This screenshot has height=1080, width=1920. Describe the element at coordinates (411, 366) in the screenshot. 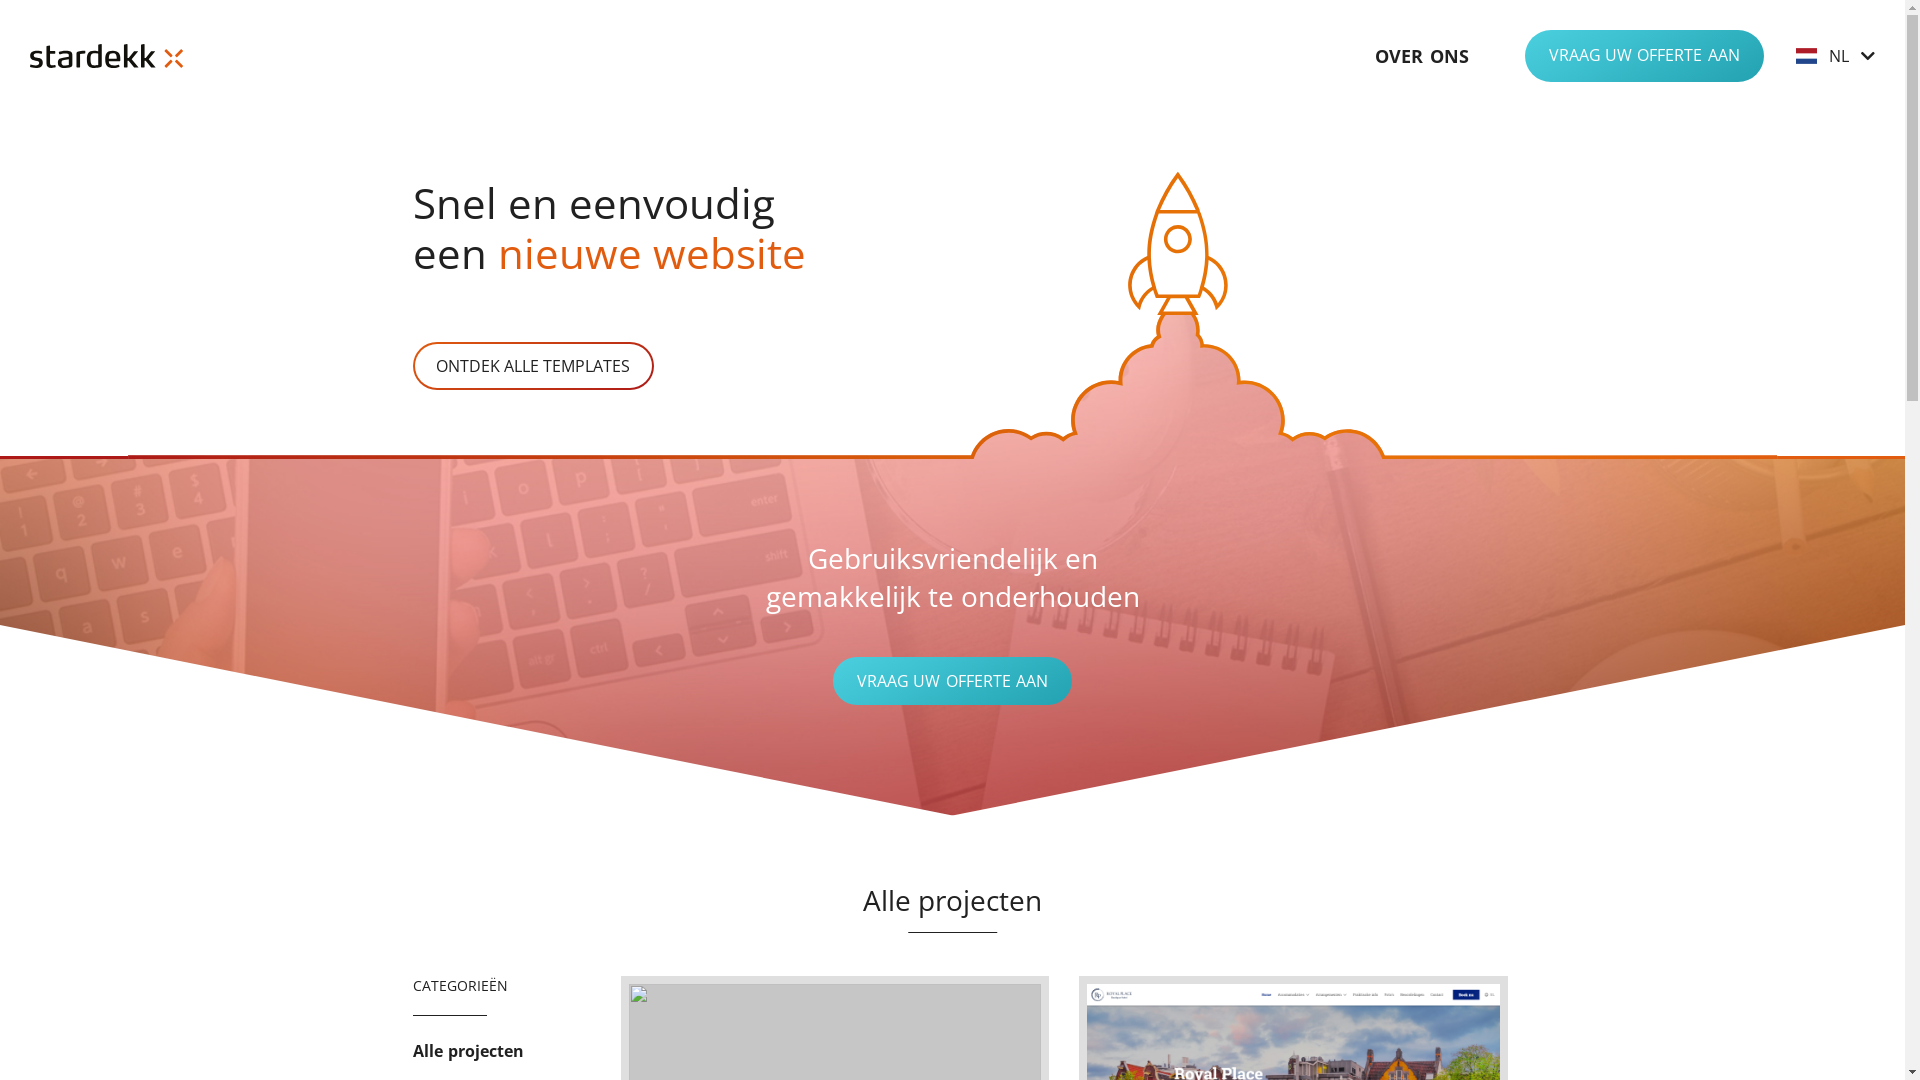

I see `'ONTDEK ALLE TEMPLATES'` at that location.